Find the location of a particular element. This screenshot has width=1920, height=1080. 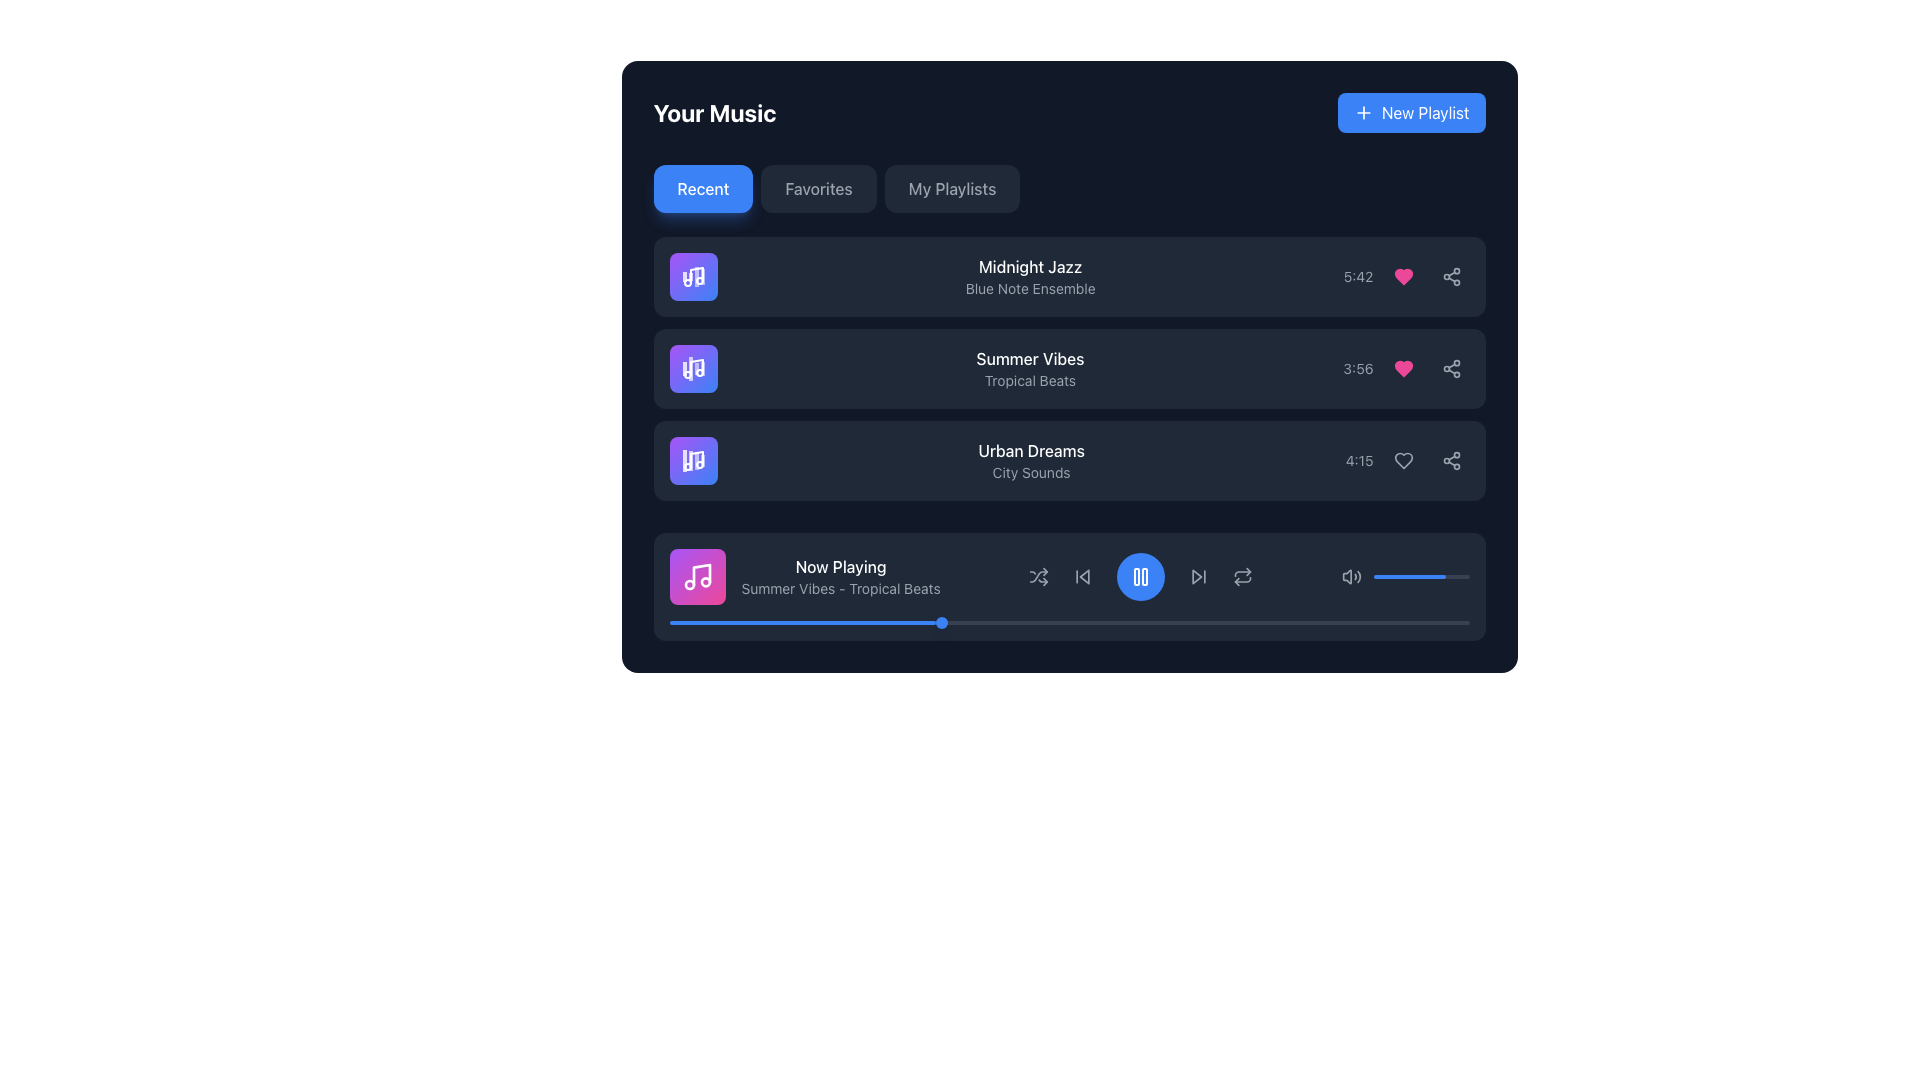

the Icon button associated with the music file or playlist titled 'Summer Vibes' is located at coordinates (693, 369).